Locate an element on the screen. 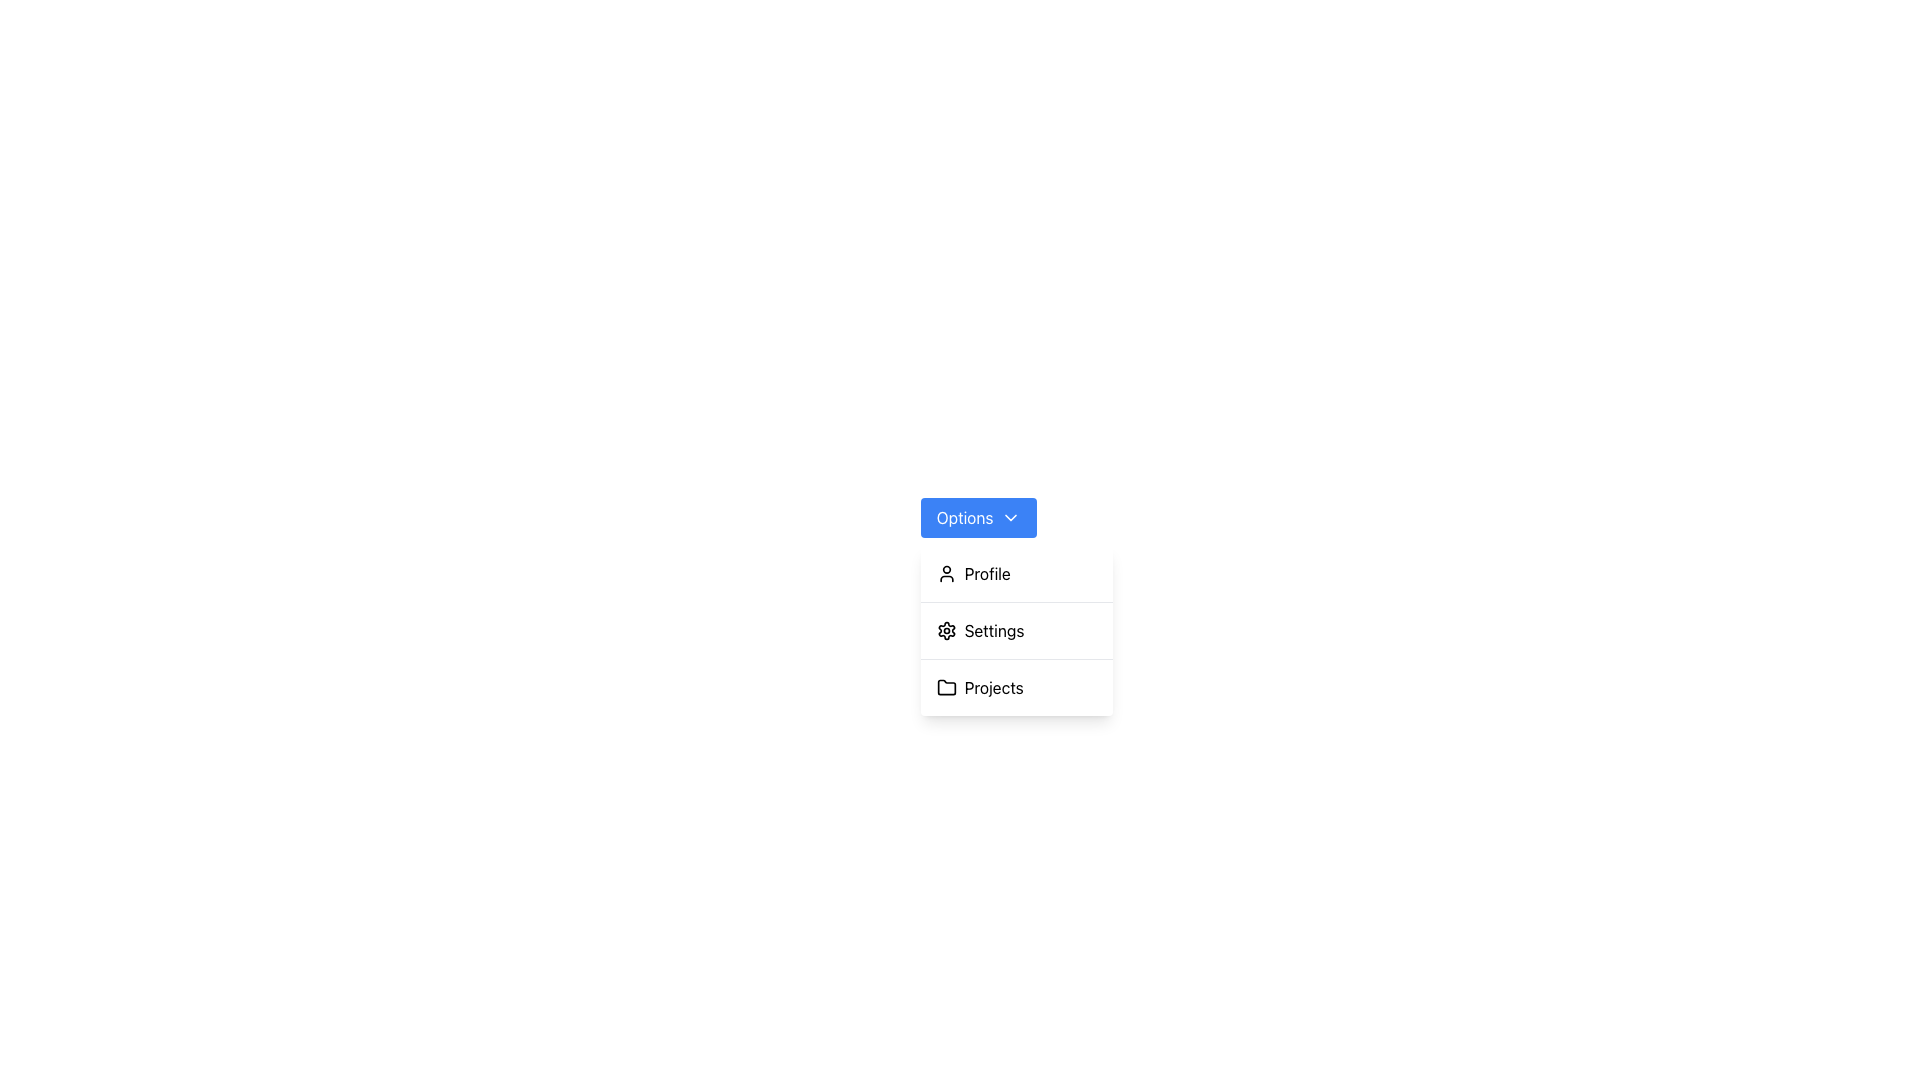 This screenshot has width=1920, height=1080. the 'Settings' icon in the dropdown menu under the 'Options' button, which is located between 'Profile' and 'Projects' is located at coordinates (945, 631).